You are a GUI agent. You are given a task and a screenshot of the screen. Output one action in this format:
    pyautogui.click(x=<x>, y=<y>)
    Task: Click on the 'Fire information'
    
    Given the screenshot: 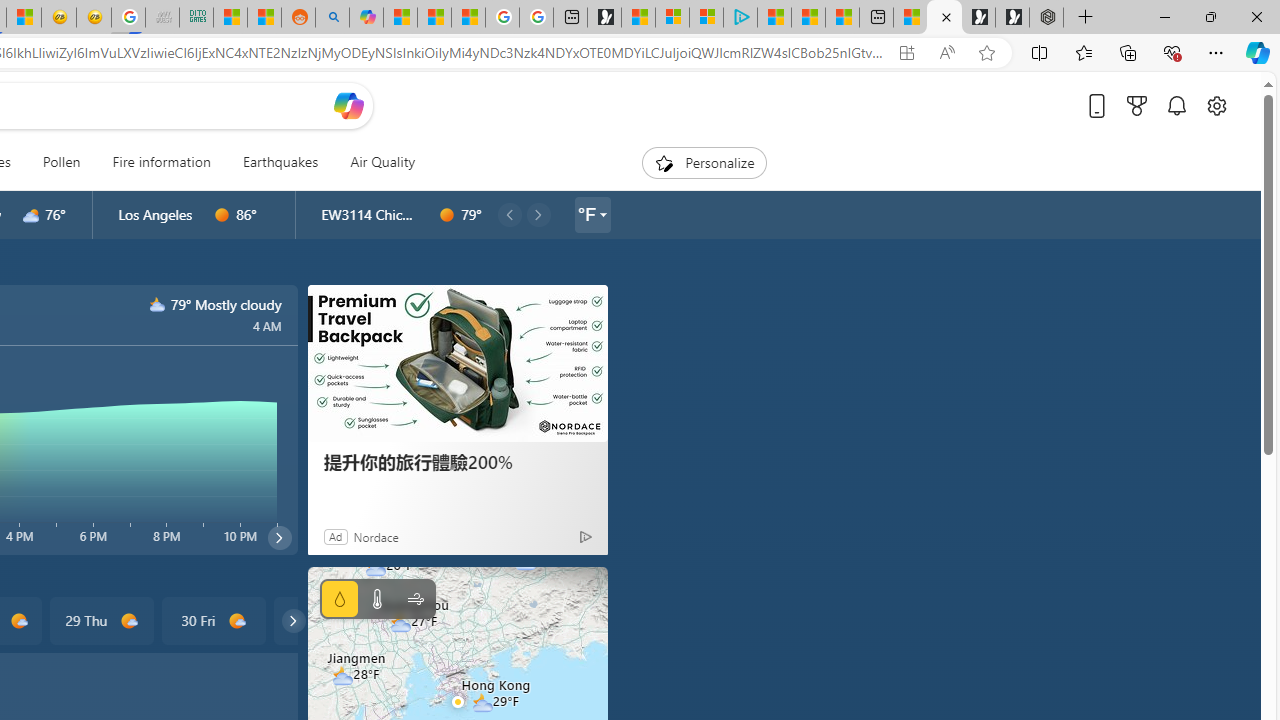 What is the action you would take?
    pyautogui.click(x=161, y=162)
    